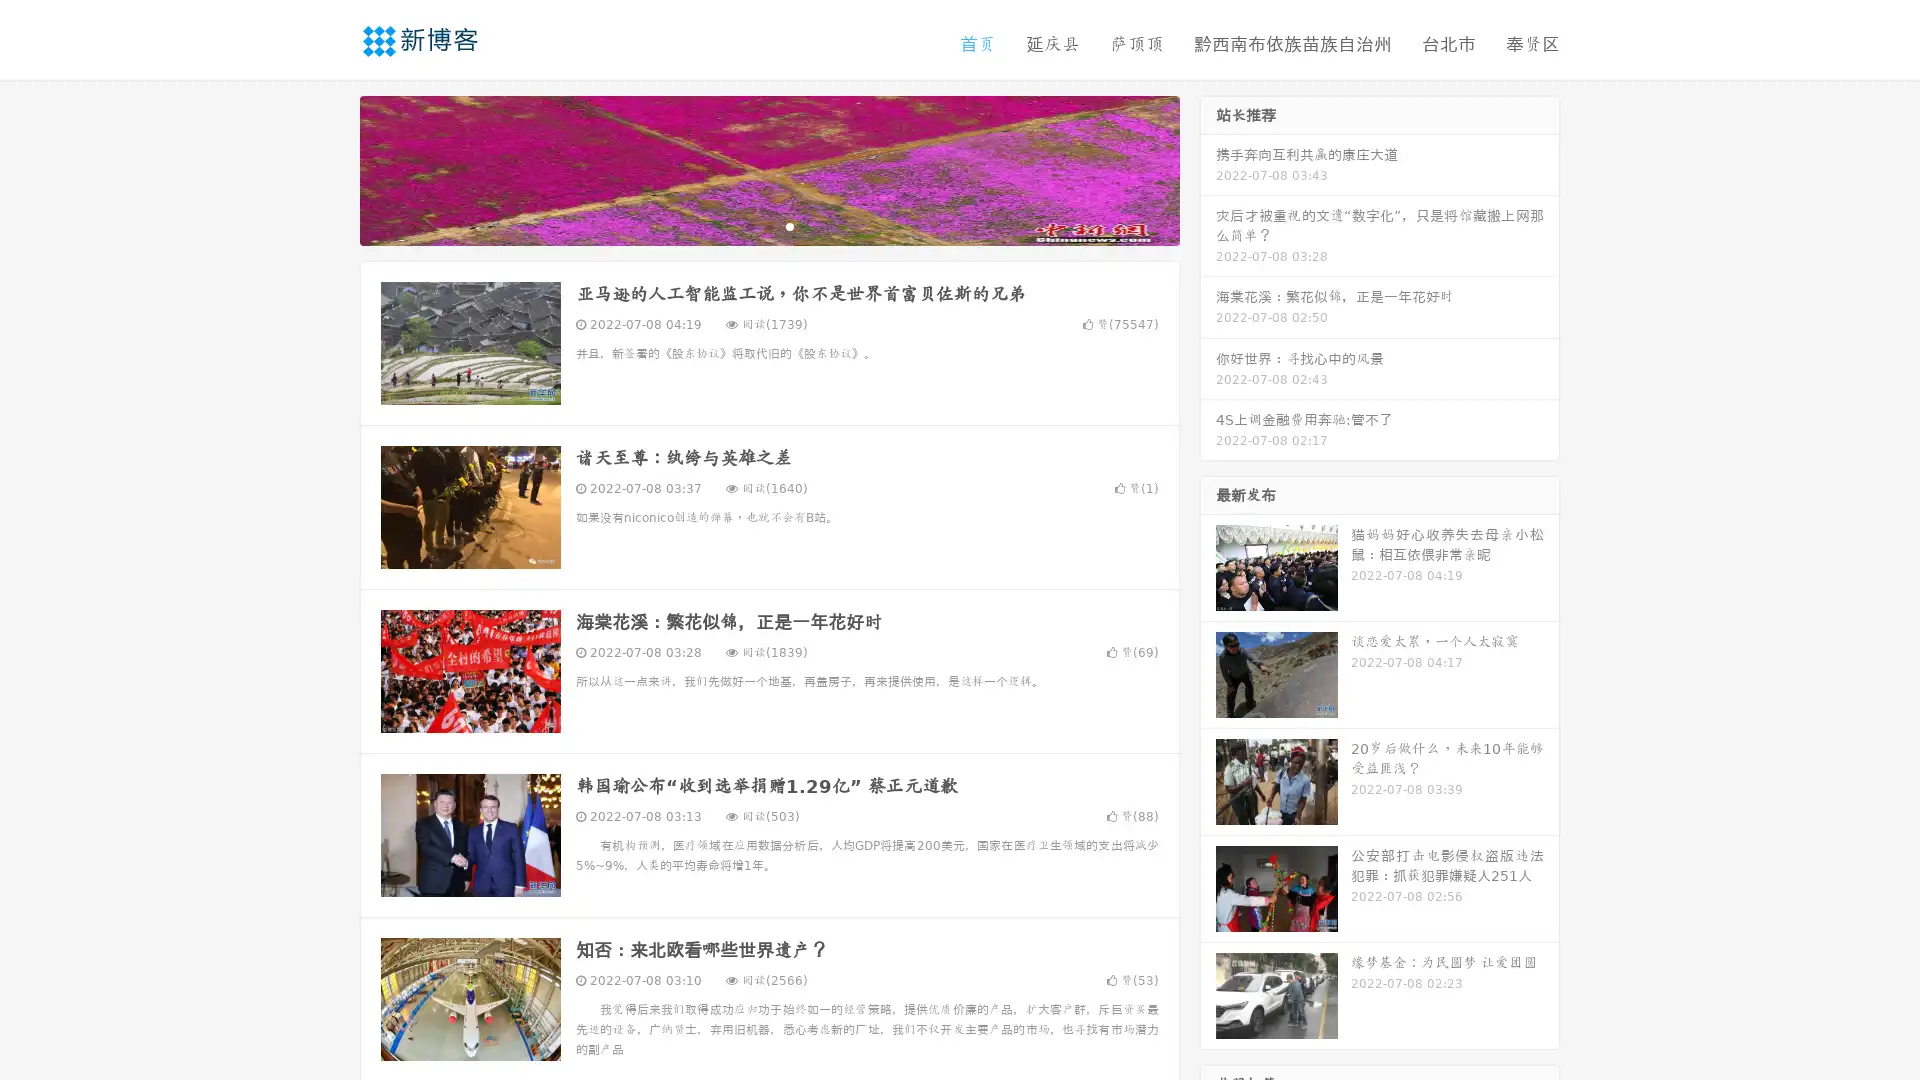 The height and width of the screenshot is (1080, 1920). What do you see at coordinates (330, 168) in the screenshot?
I see `Previous slide` at bounding box center [330, 168].